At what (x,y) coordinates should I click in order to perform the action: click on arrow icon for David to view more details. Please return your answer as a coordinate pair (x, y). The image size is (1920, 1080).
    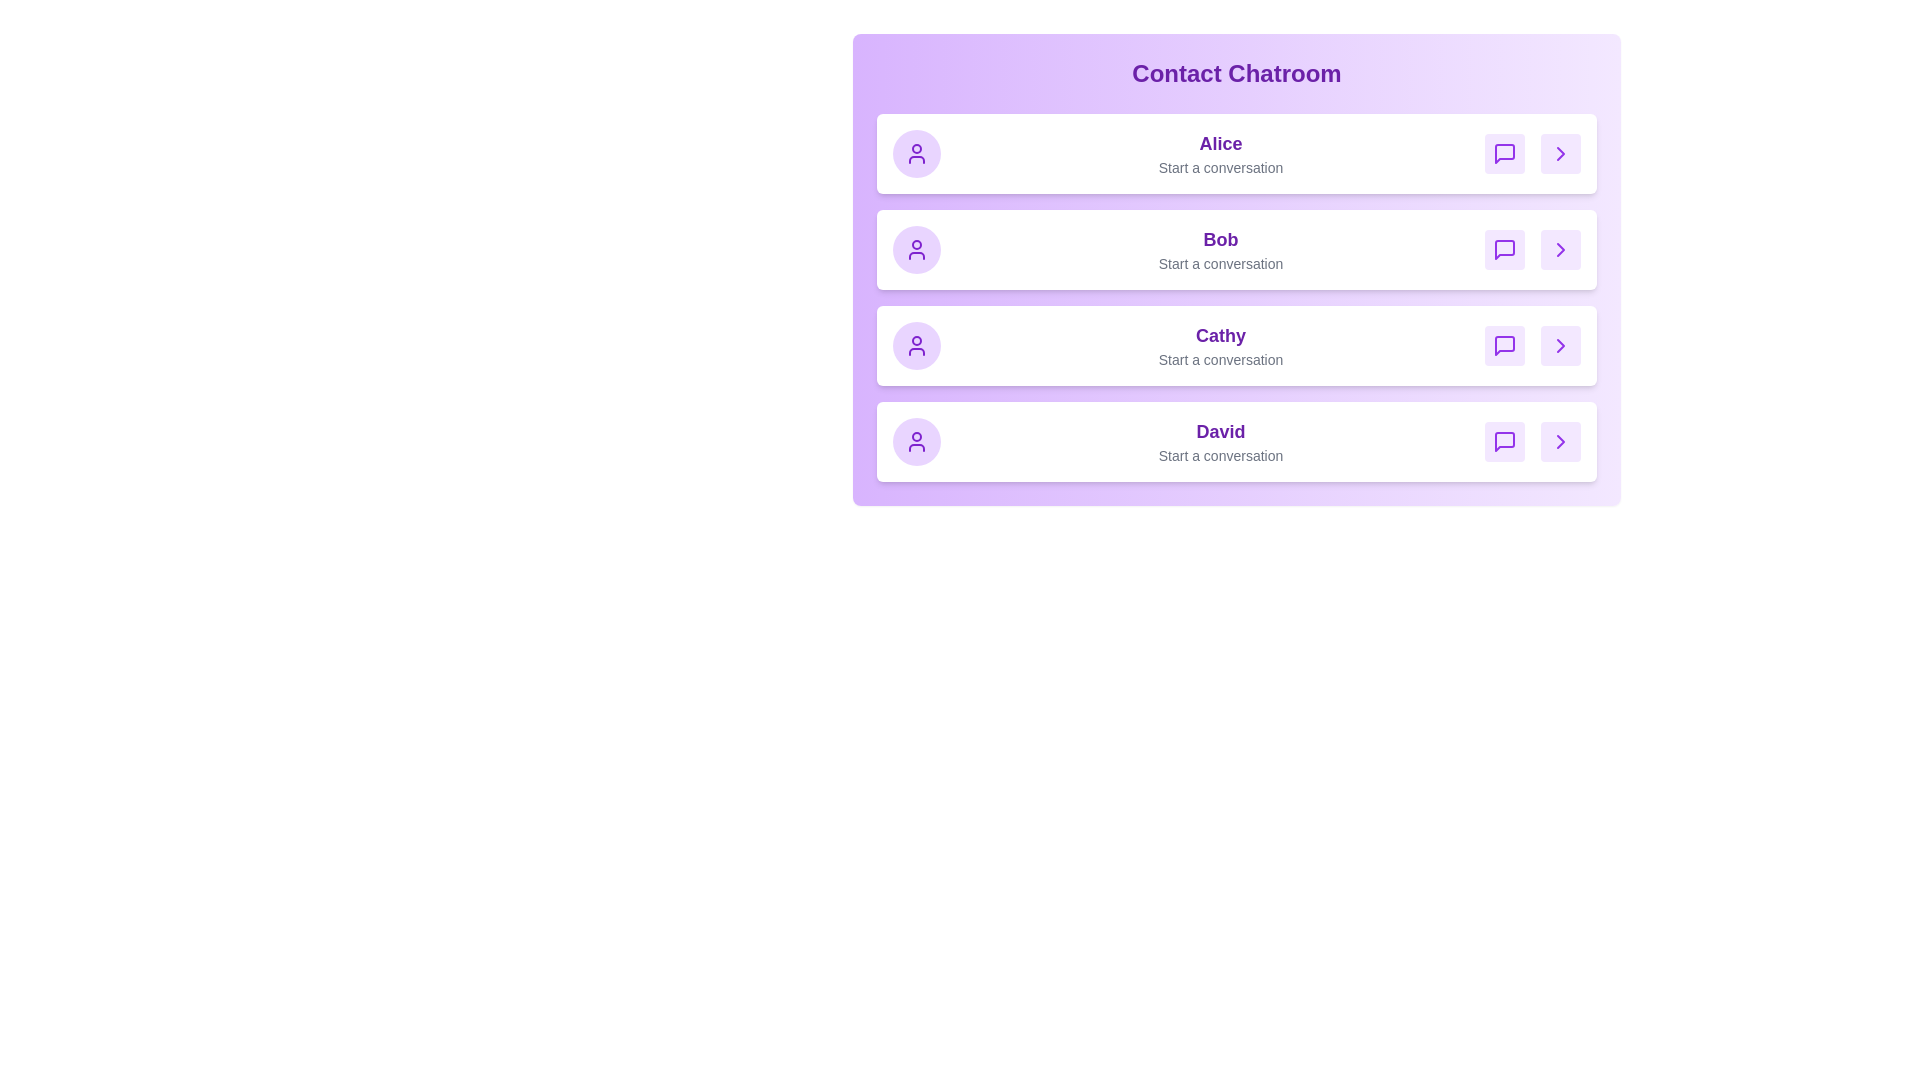
    Looking at the image, I should click on (1559, 441).